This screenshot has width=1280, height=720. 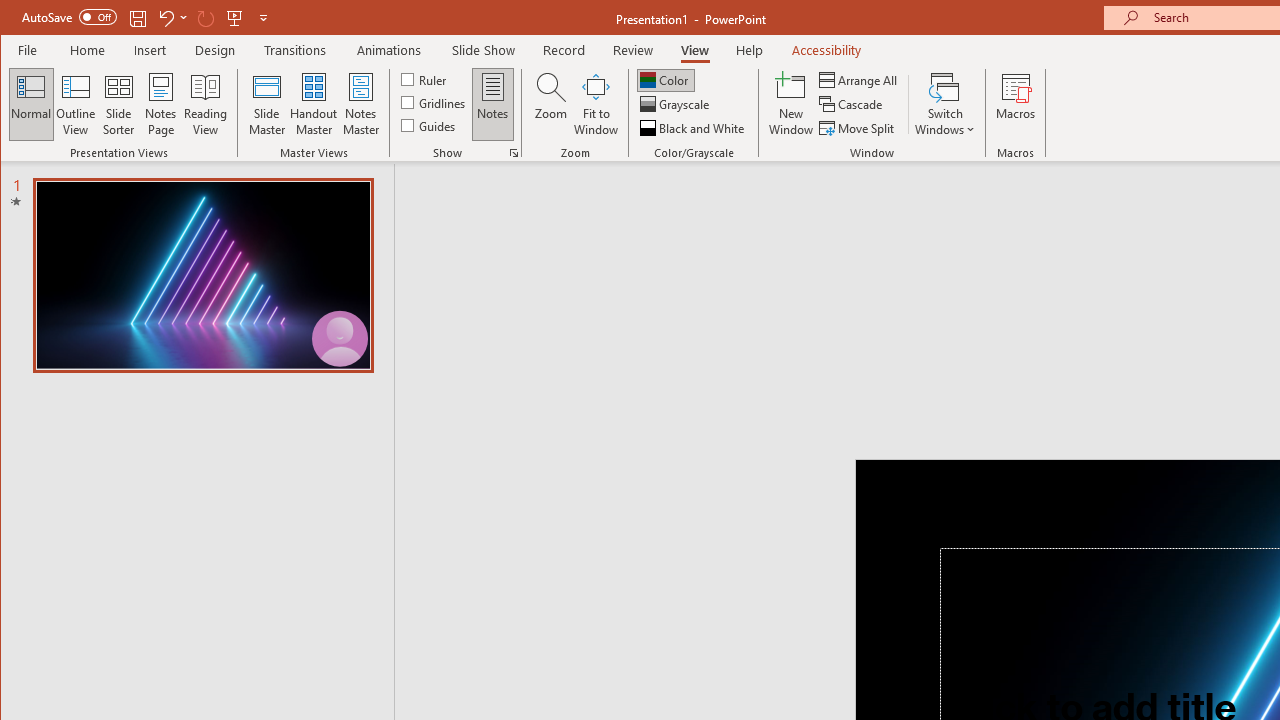 I want to click on 'Macros', so click(x=1016, y=104).